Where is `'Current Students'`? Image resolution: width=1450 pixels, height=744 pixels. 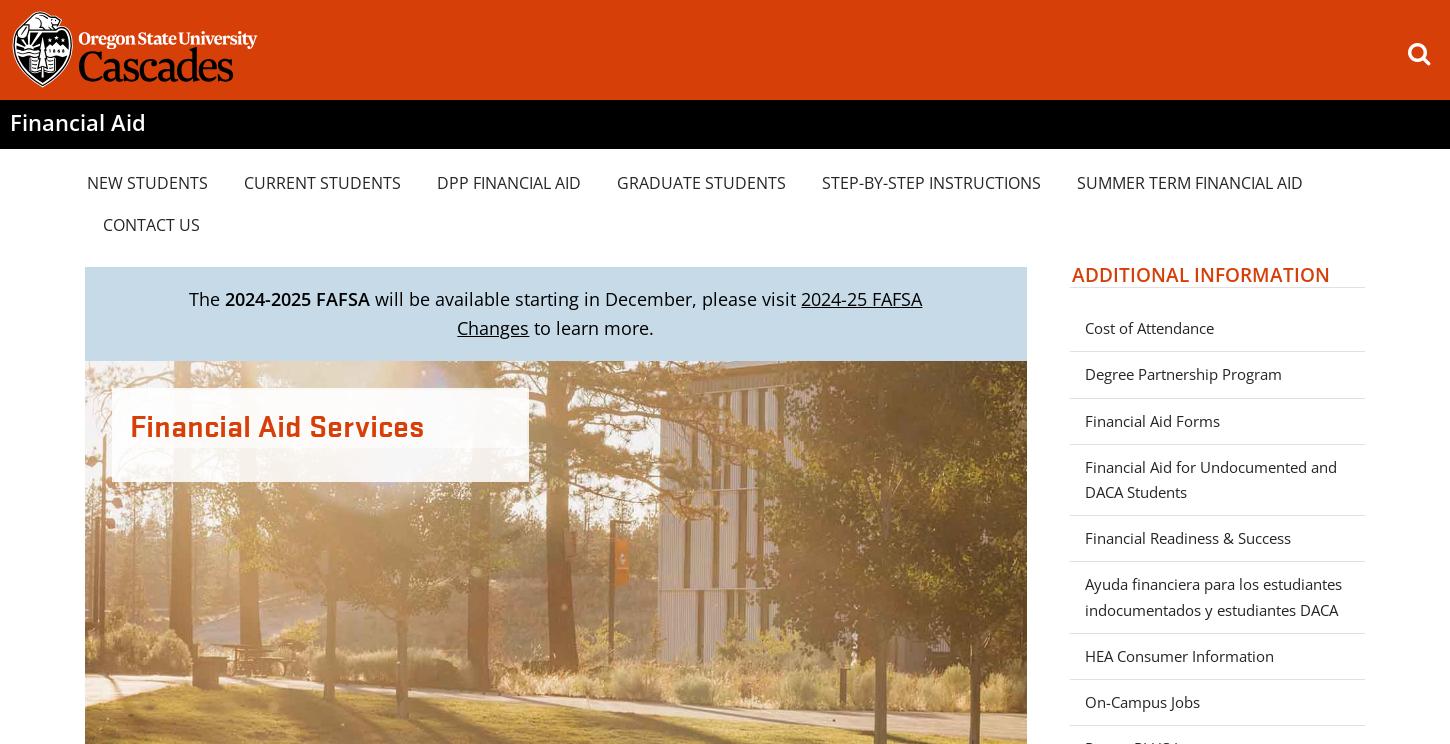
'Current Students' is located at coordinates (322, 180).